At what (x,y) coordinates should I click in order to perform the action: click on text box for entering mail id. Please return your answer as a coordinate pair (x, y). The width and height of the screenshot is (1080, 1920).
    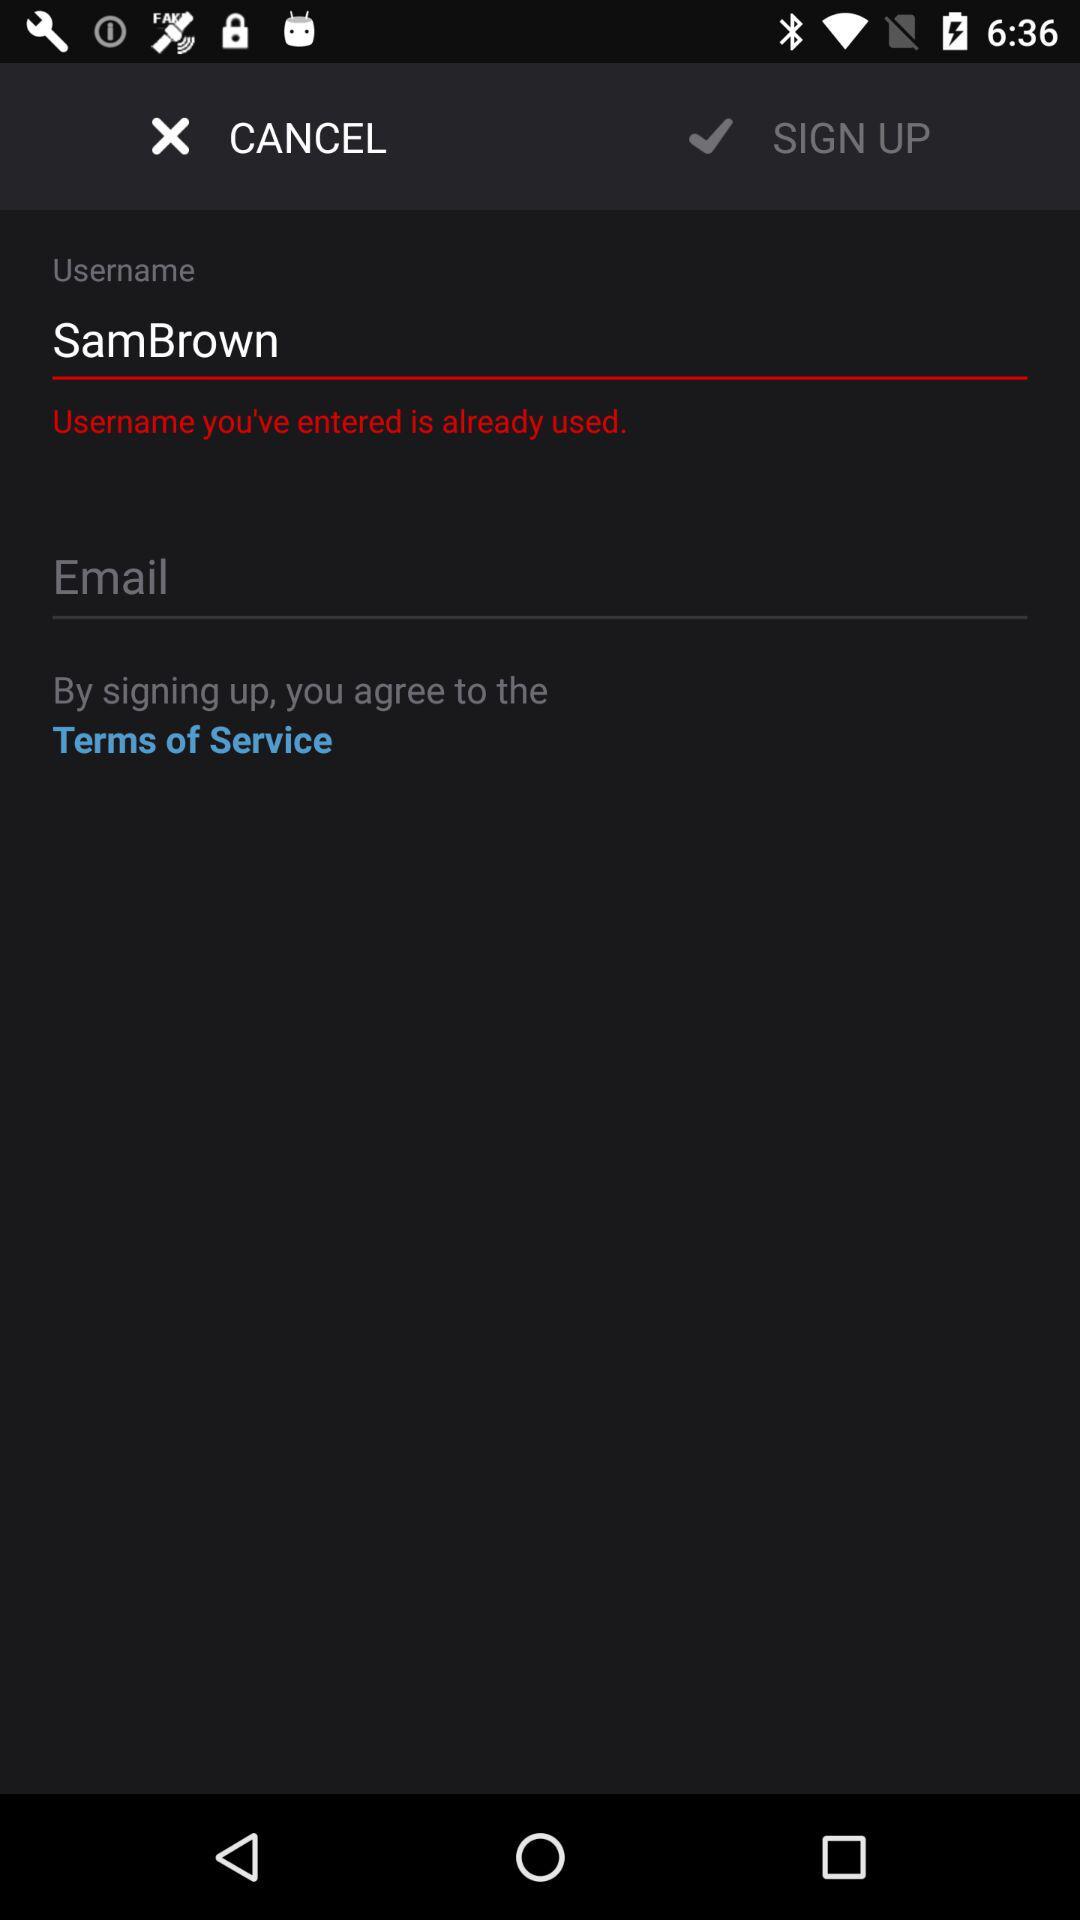
    Looking at the image, I should click on (540, 578).